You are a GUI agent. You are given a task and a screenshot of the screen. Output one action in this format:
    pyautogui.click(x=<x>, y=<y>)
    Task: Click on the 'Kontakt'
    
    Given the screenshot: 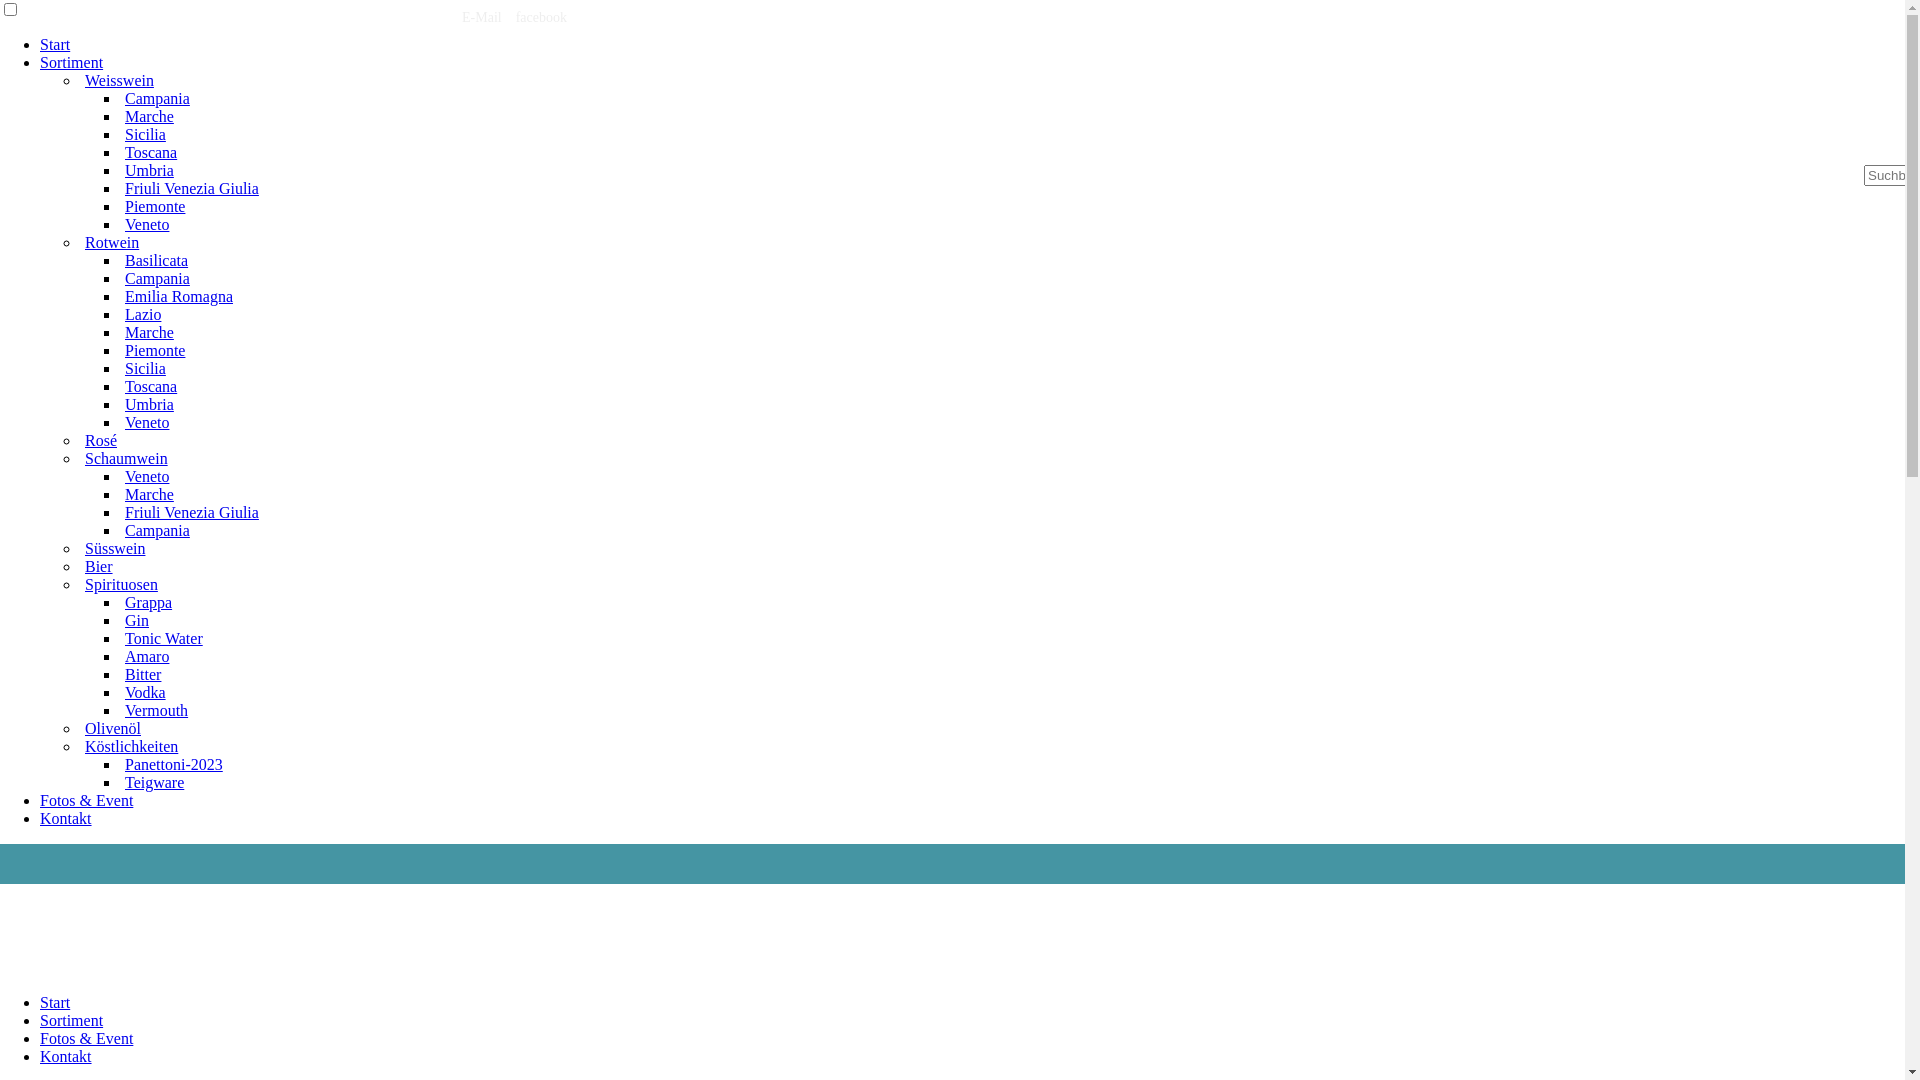 What is the action you would take?
    pyautogui.click(x=39, y=818)
    